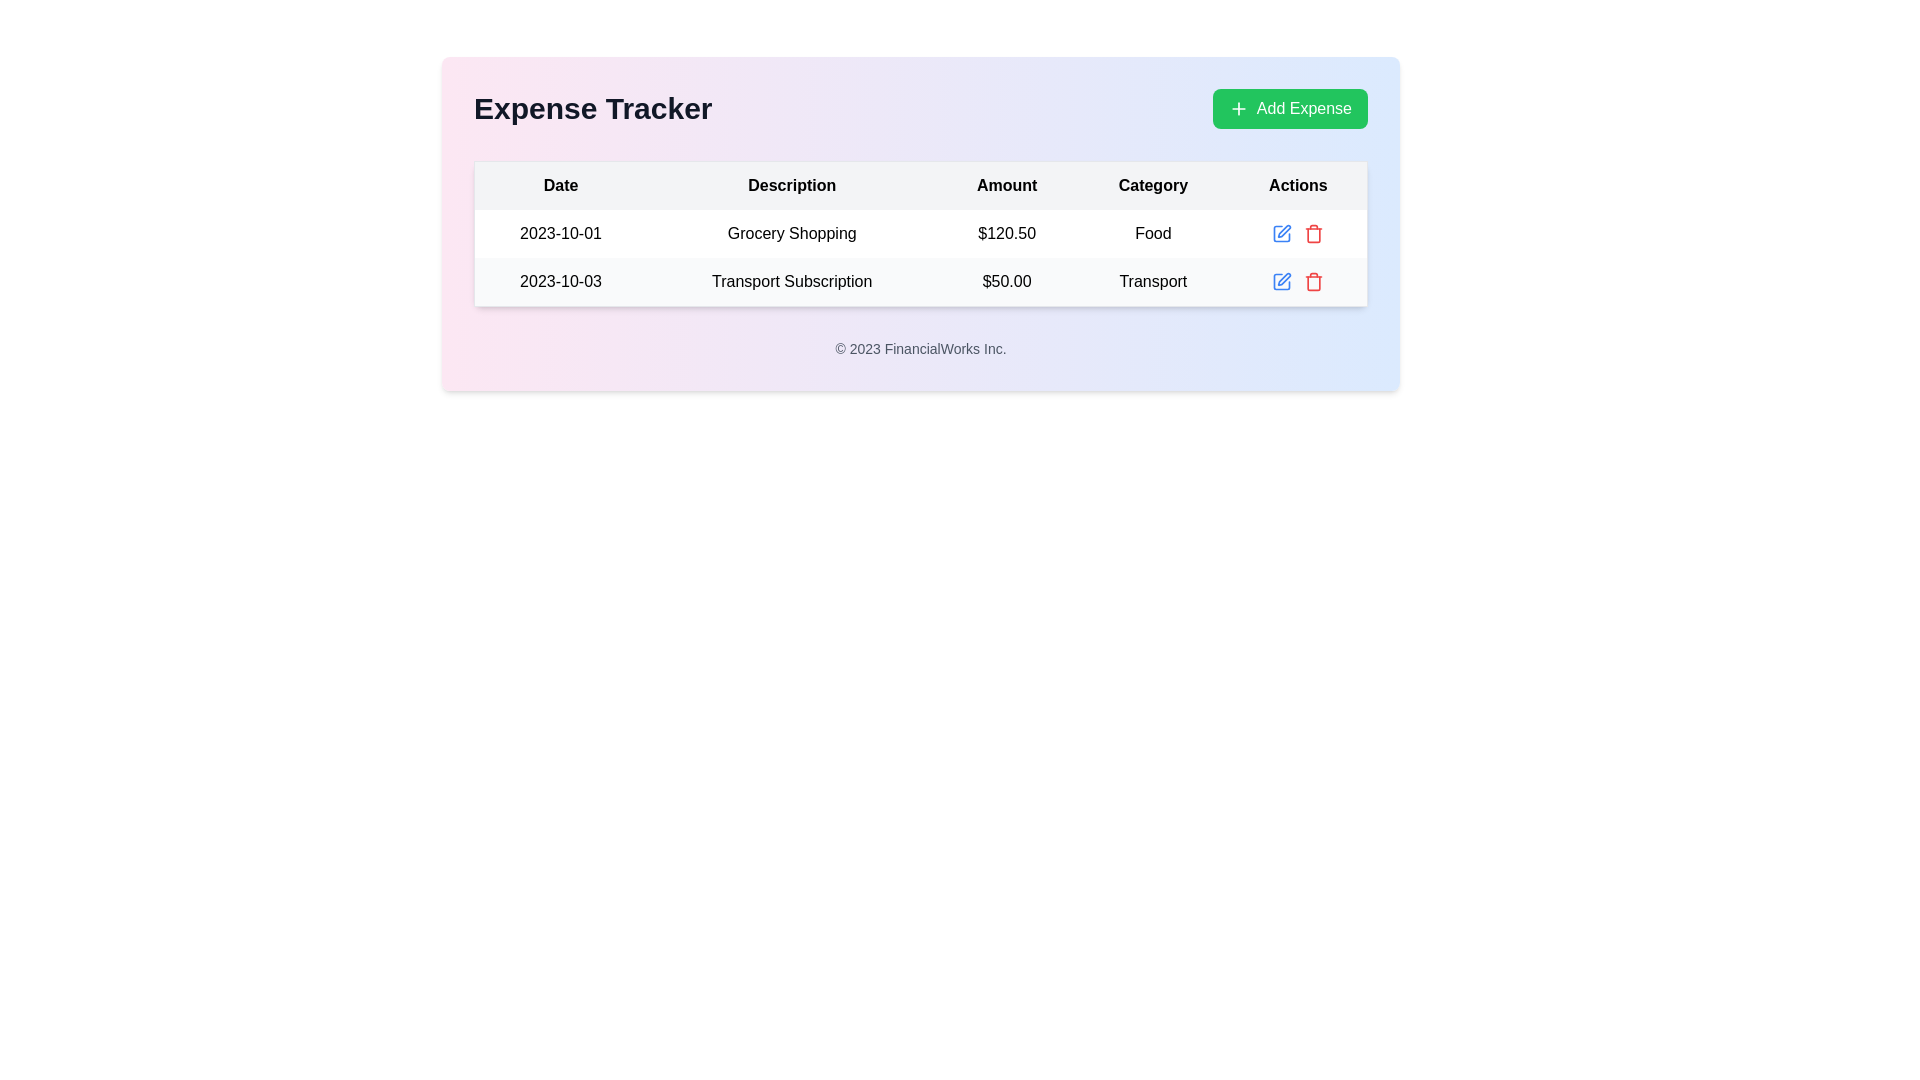  I want to click on the 'Description' text label, which is a medium-bold font header in the second column of the table, positioned between 'Date' and 'Amount', so click(791, 185).